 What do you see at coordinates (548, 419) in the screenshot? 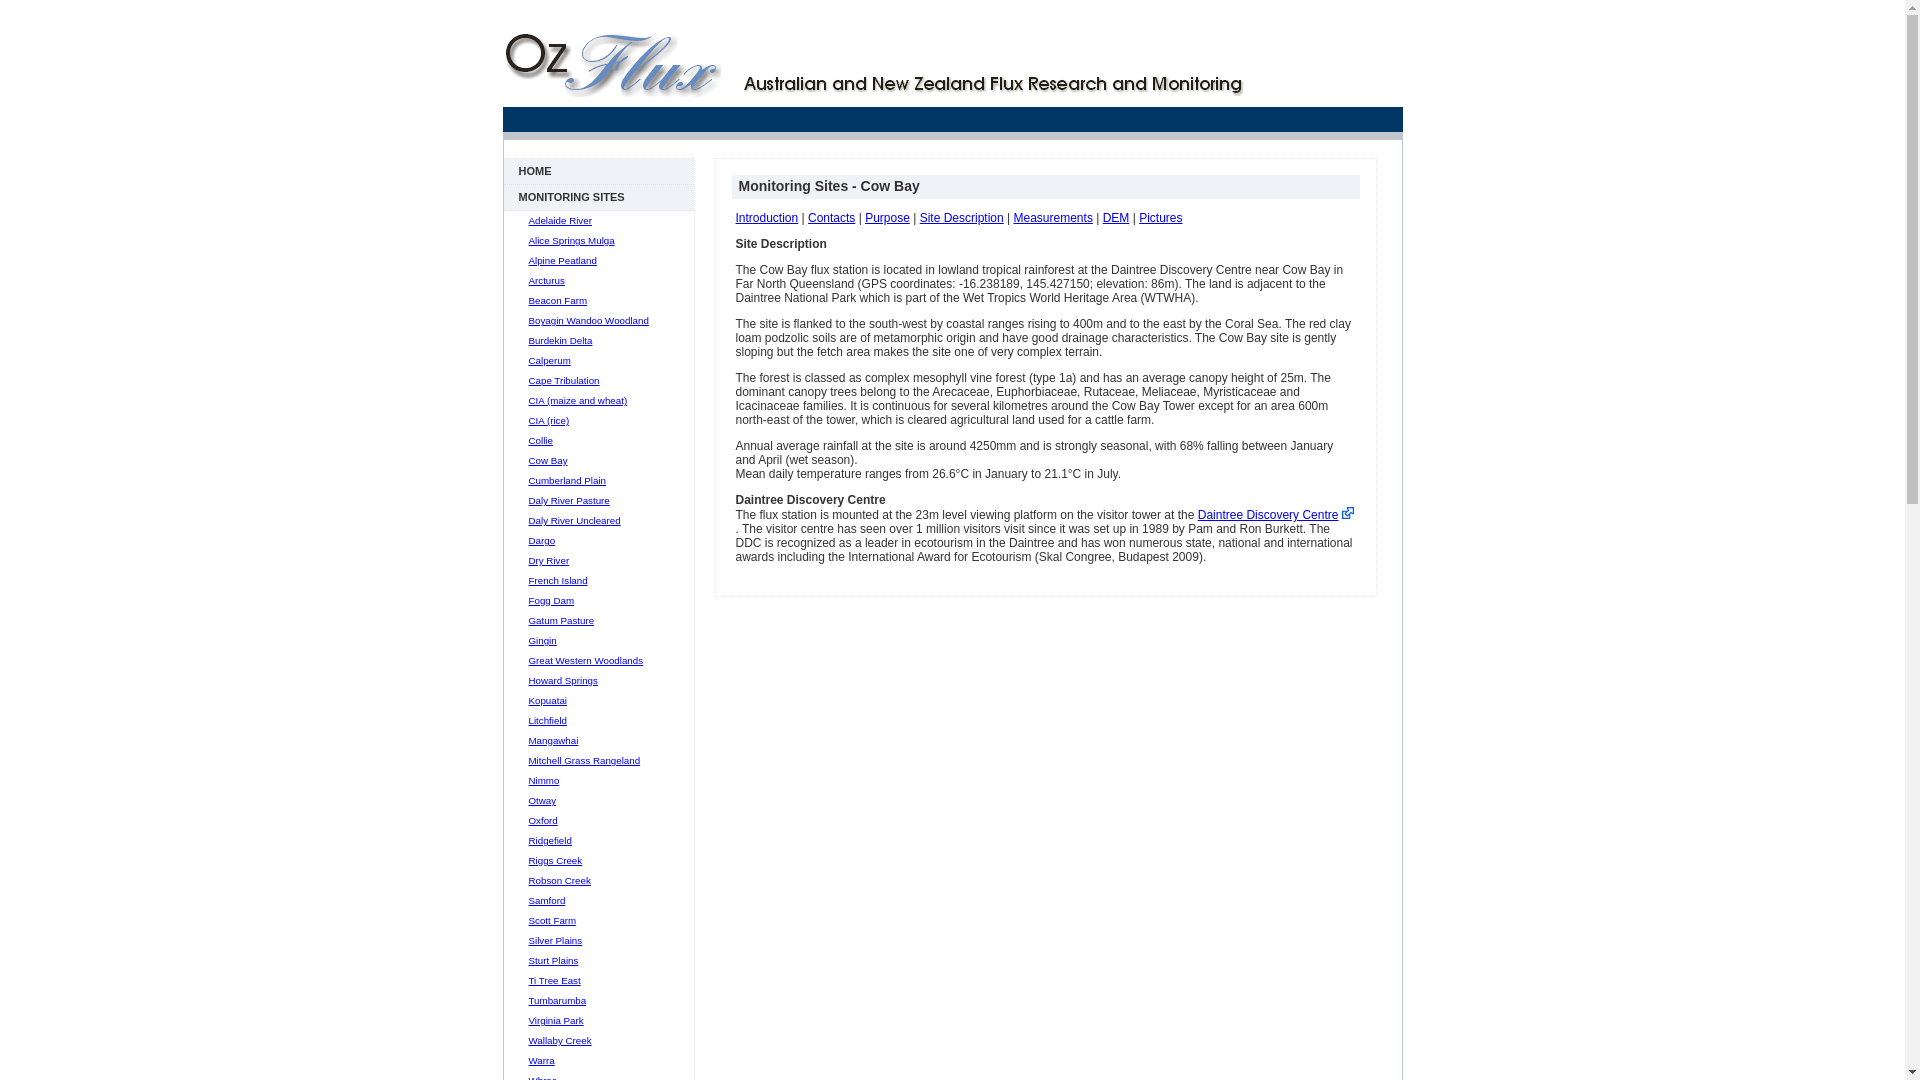
I see `'CIA (rice)'` at bounding box center [548, 419].